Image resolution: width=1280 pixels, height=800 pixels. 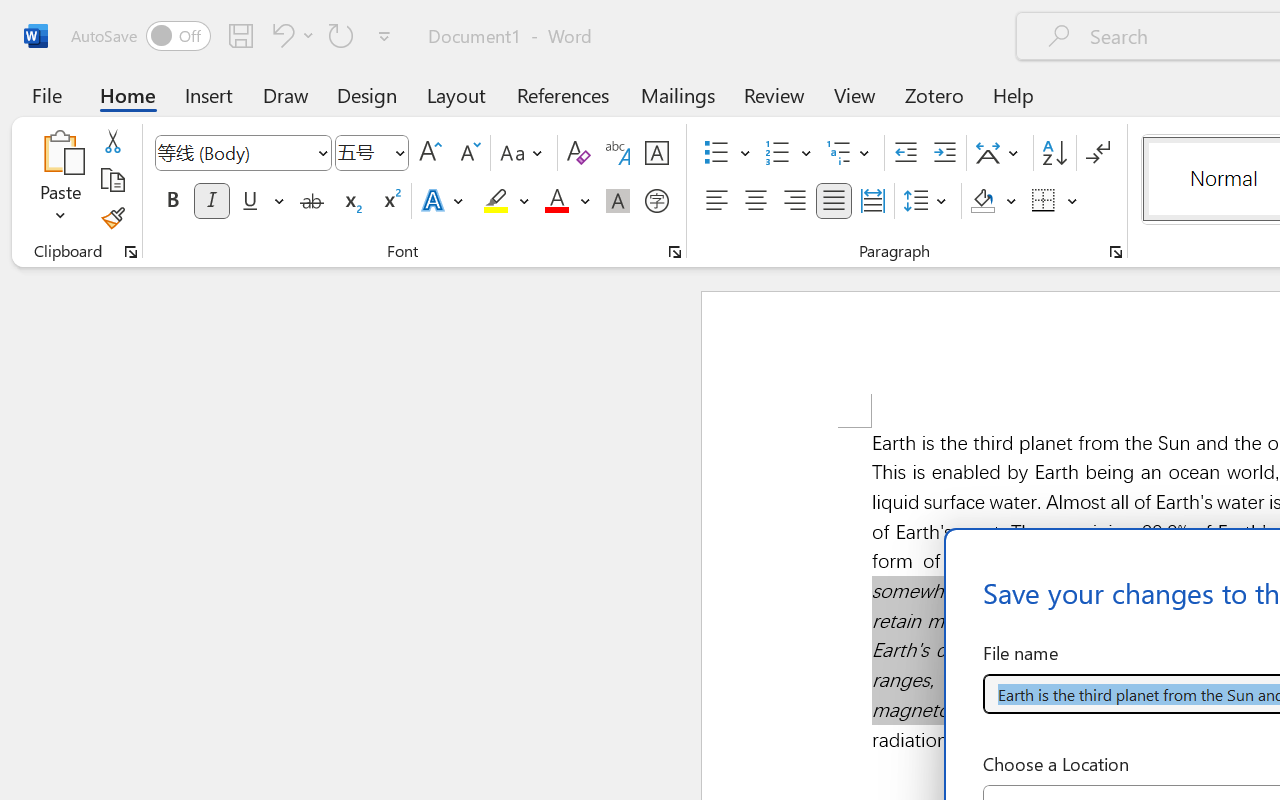 What do you see at coordinates (506, 201) in the screenshot?
I see `'Text Highlight Color'` at bounding box center [506, 201].